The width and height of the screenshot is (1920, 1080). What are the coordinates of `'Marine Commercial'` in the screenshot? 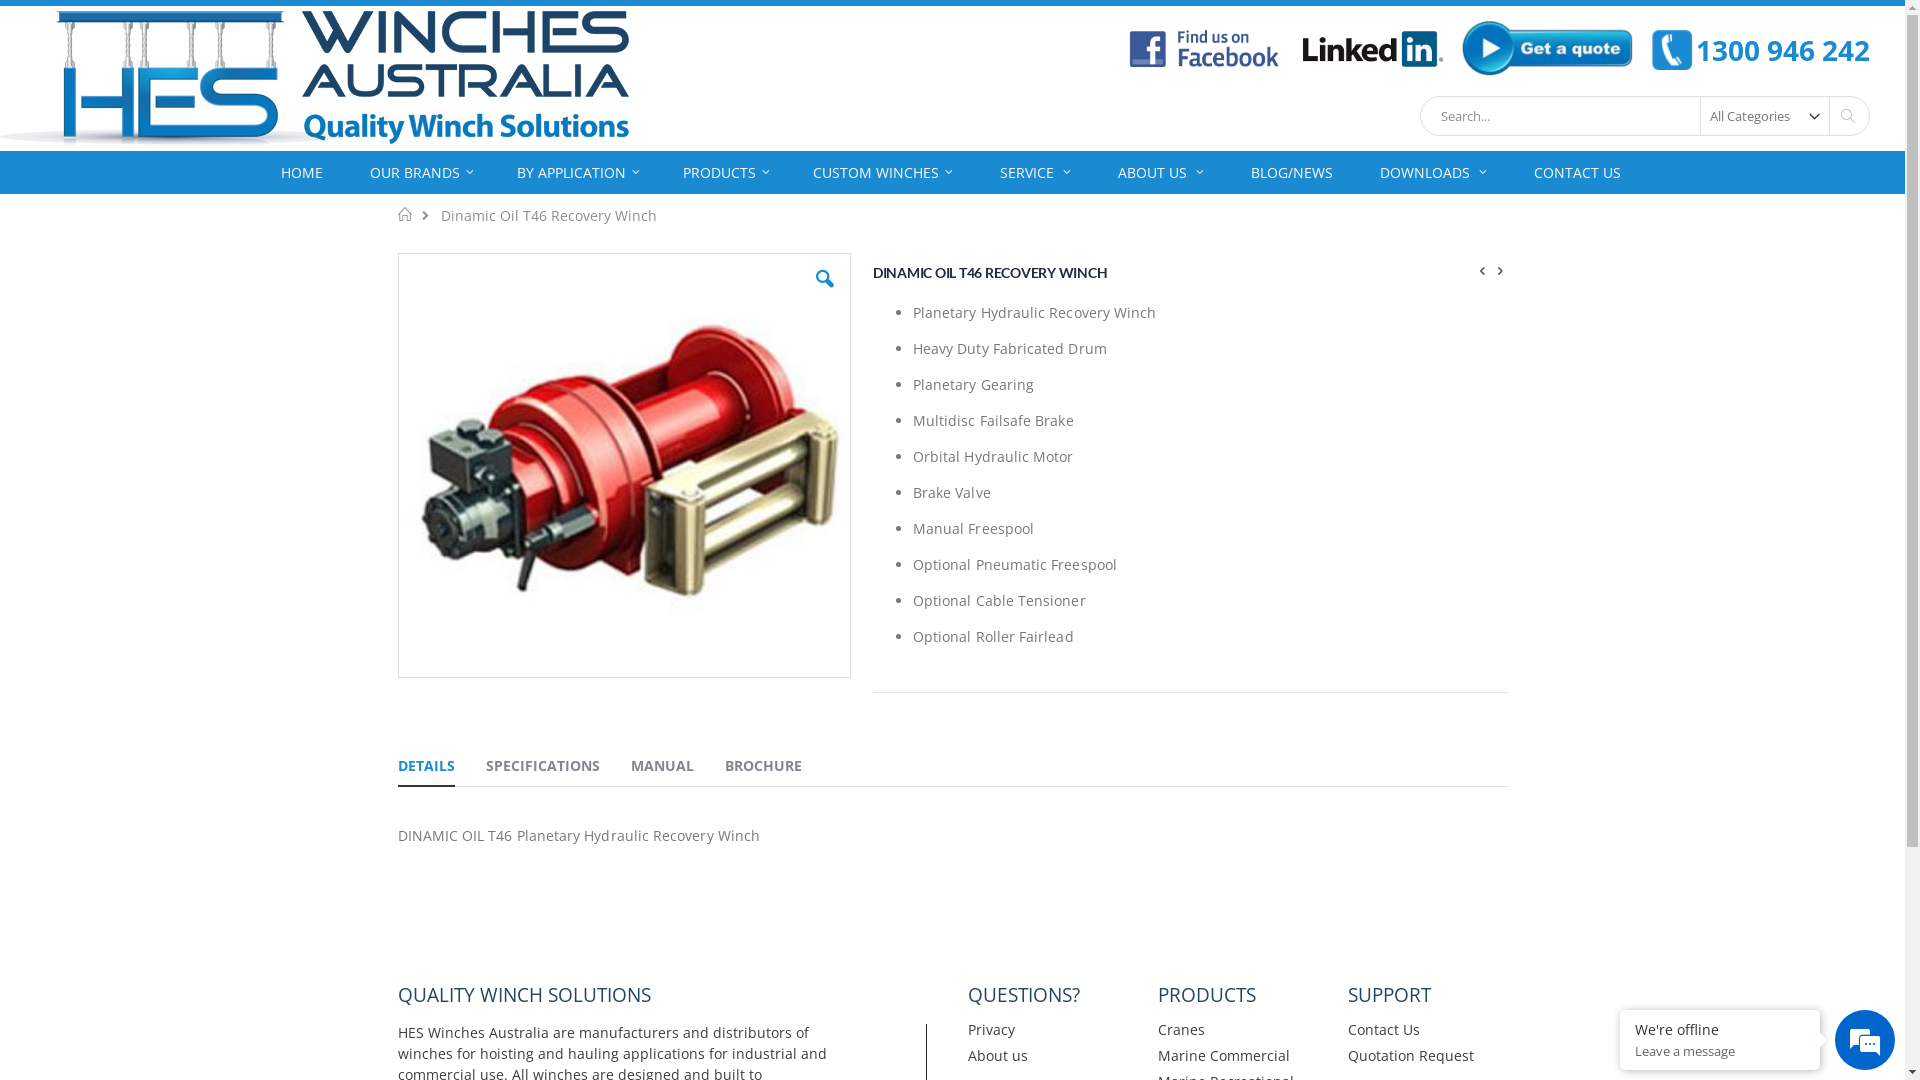 It's located at (1157, 1054).